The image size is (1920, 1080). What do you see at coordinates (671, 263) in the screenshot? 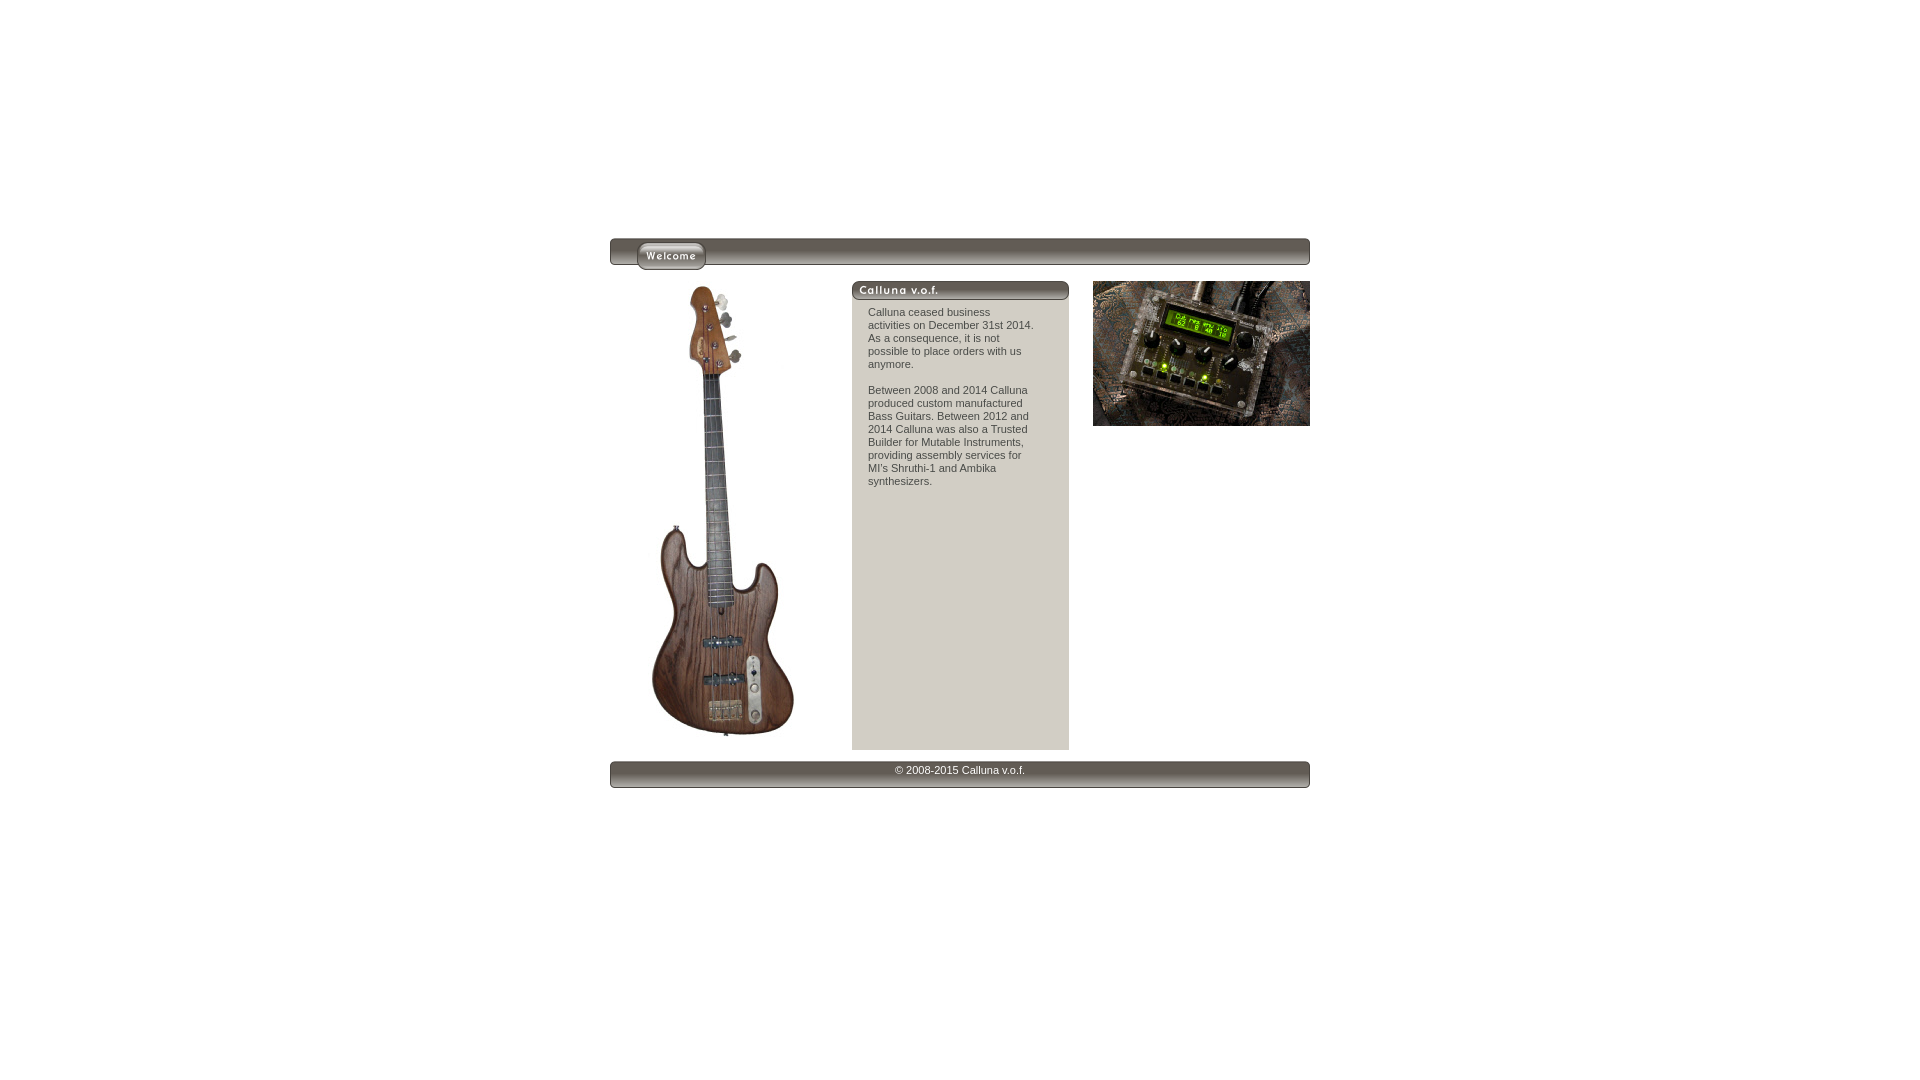
I see `'Welcome'` at bounding box center [671, 263].